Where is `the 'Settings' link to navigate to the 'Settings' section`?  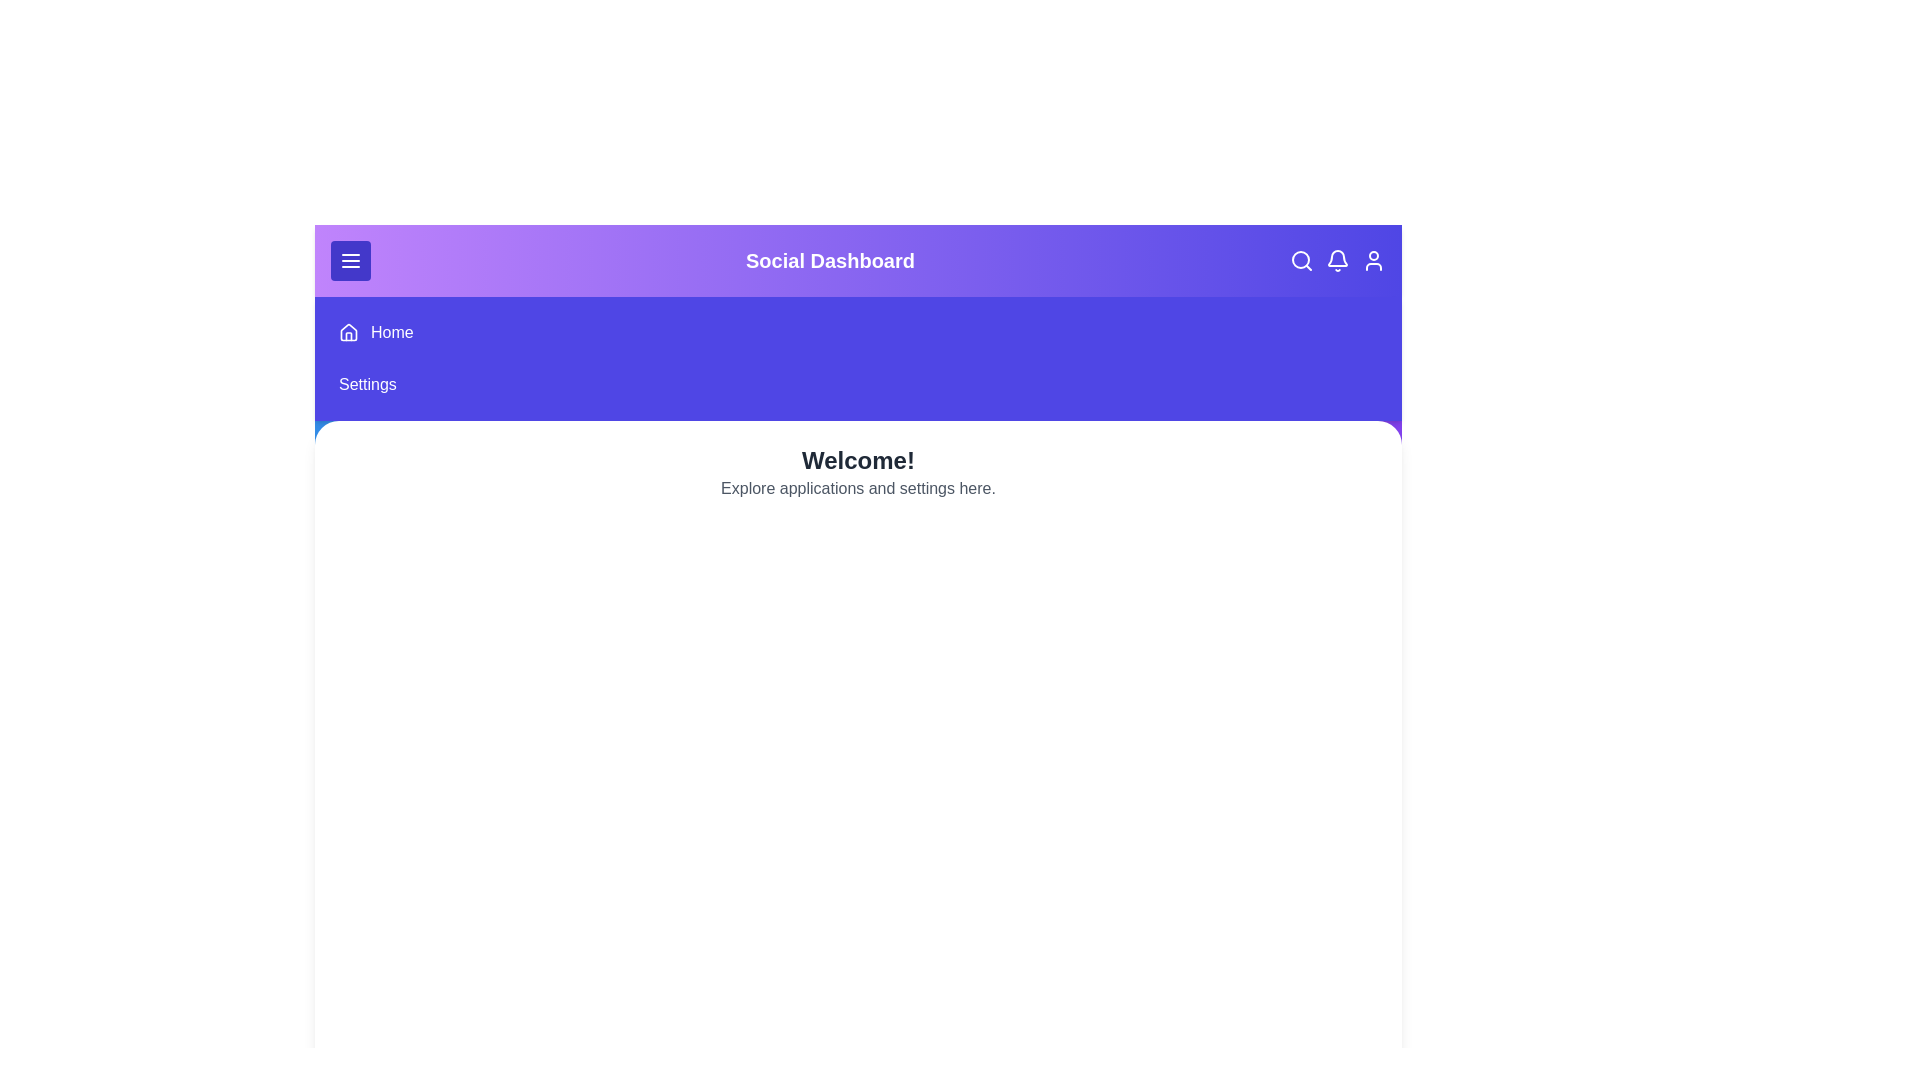 the 'Settings' link to navigate to the 'Settings' section is located at coordinates (366, 385).